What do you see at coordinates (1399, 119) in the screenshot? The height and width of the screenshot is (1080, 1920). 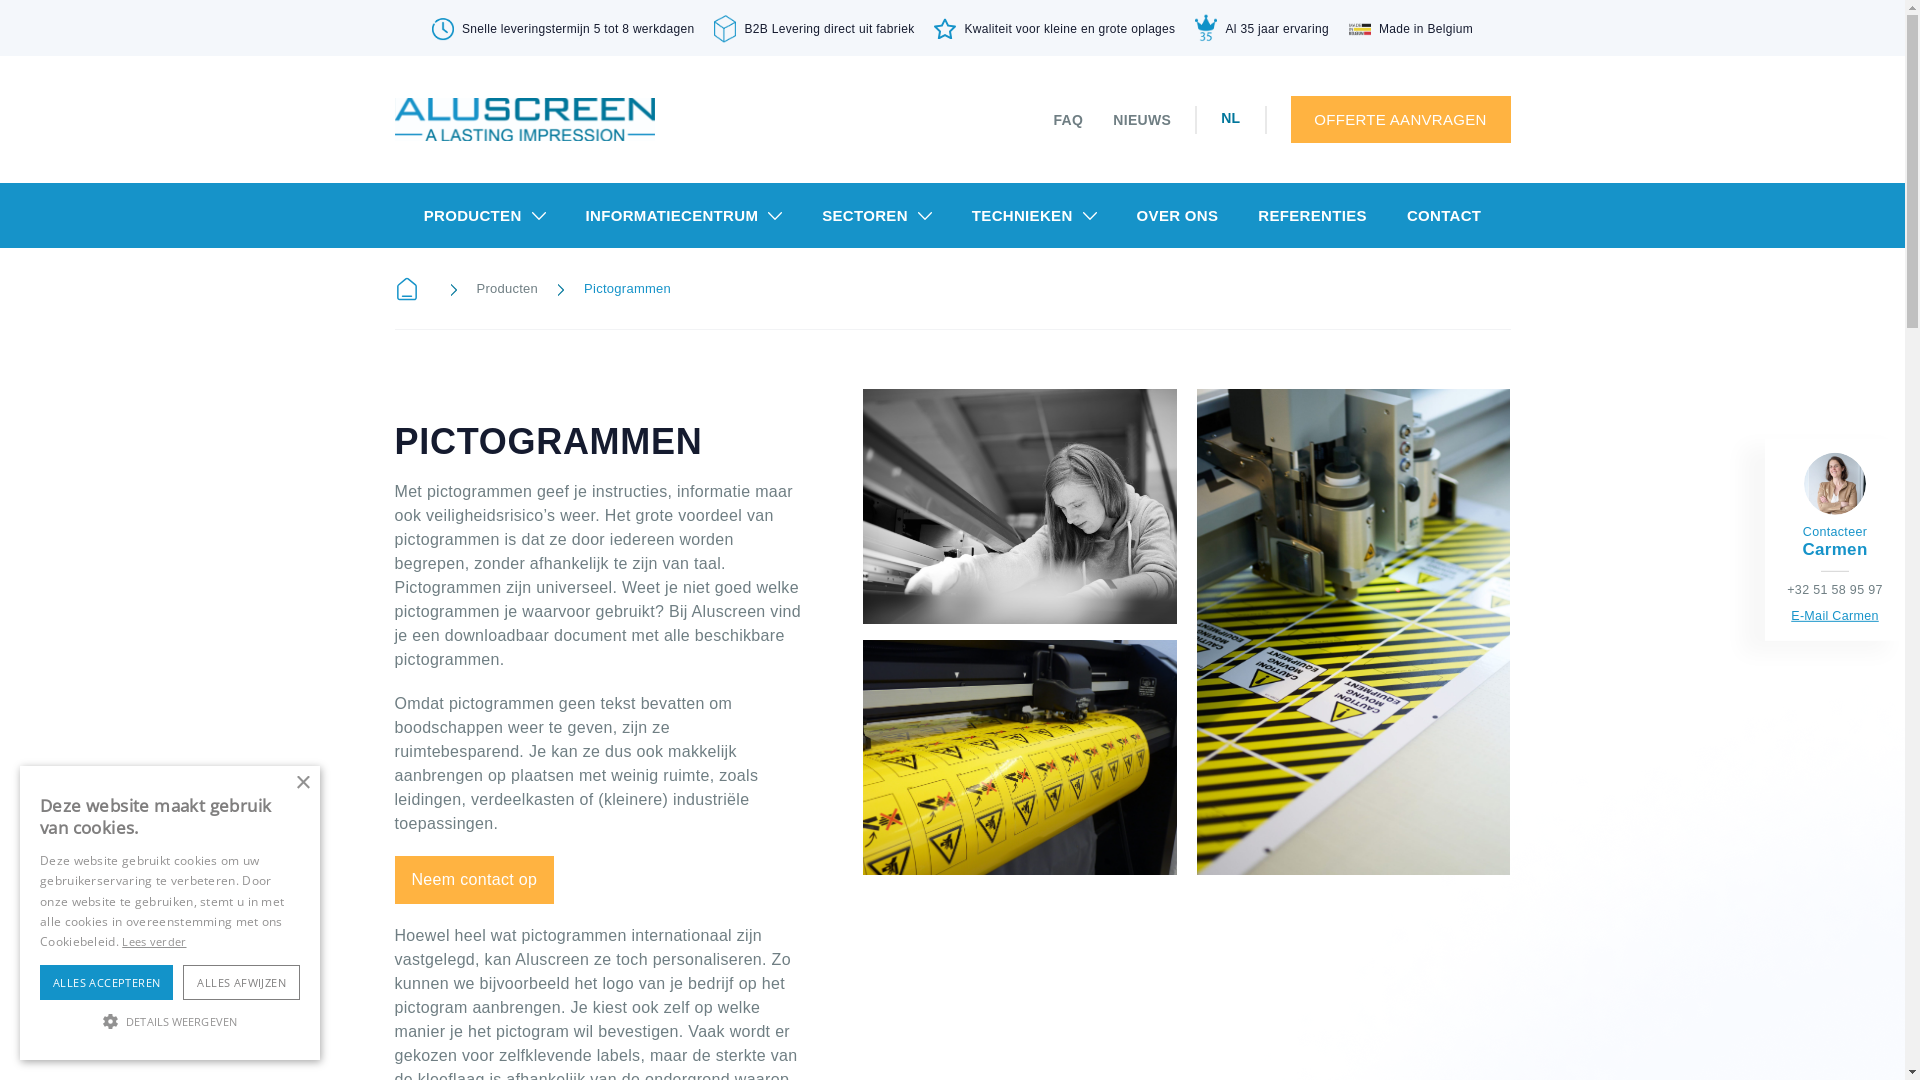 I see `'OFFERTE AANVRAGEN'` at bounding box center [1399, 119].